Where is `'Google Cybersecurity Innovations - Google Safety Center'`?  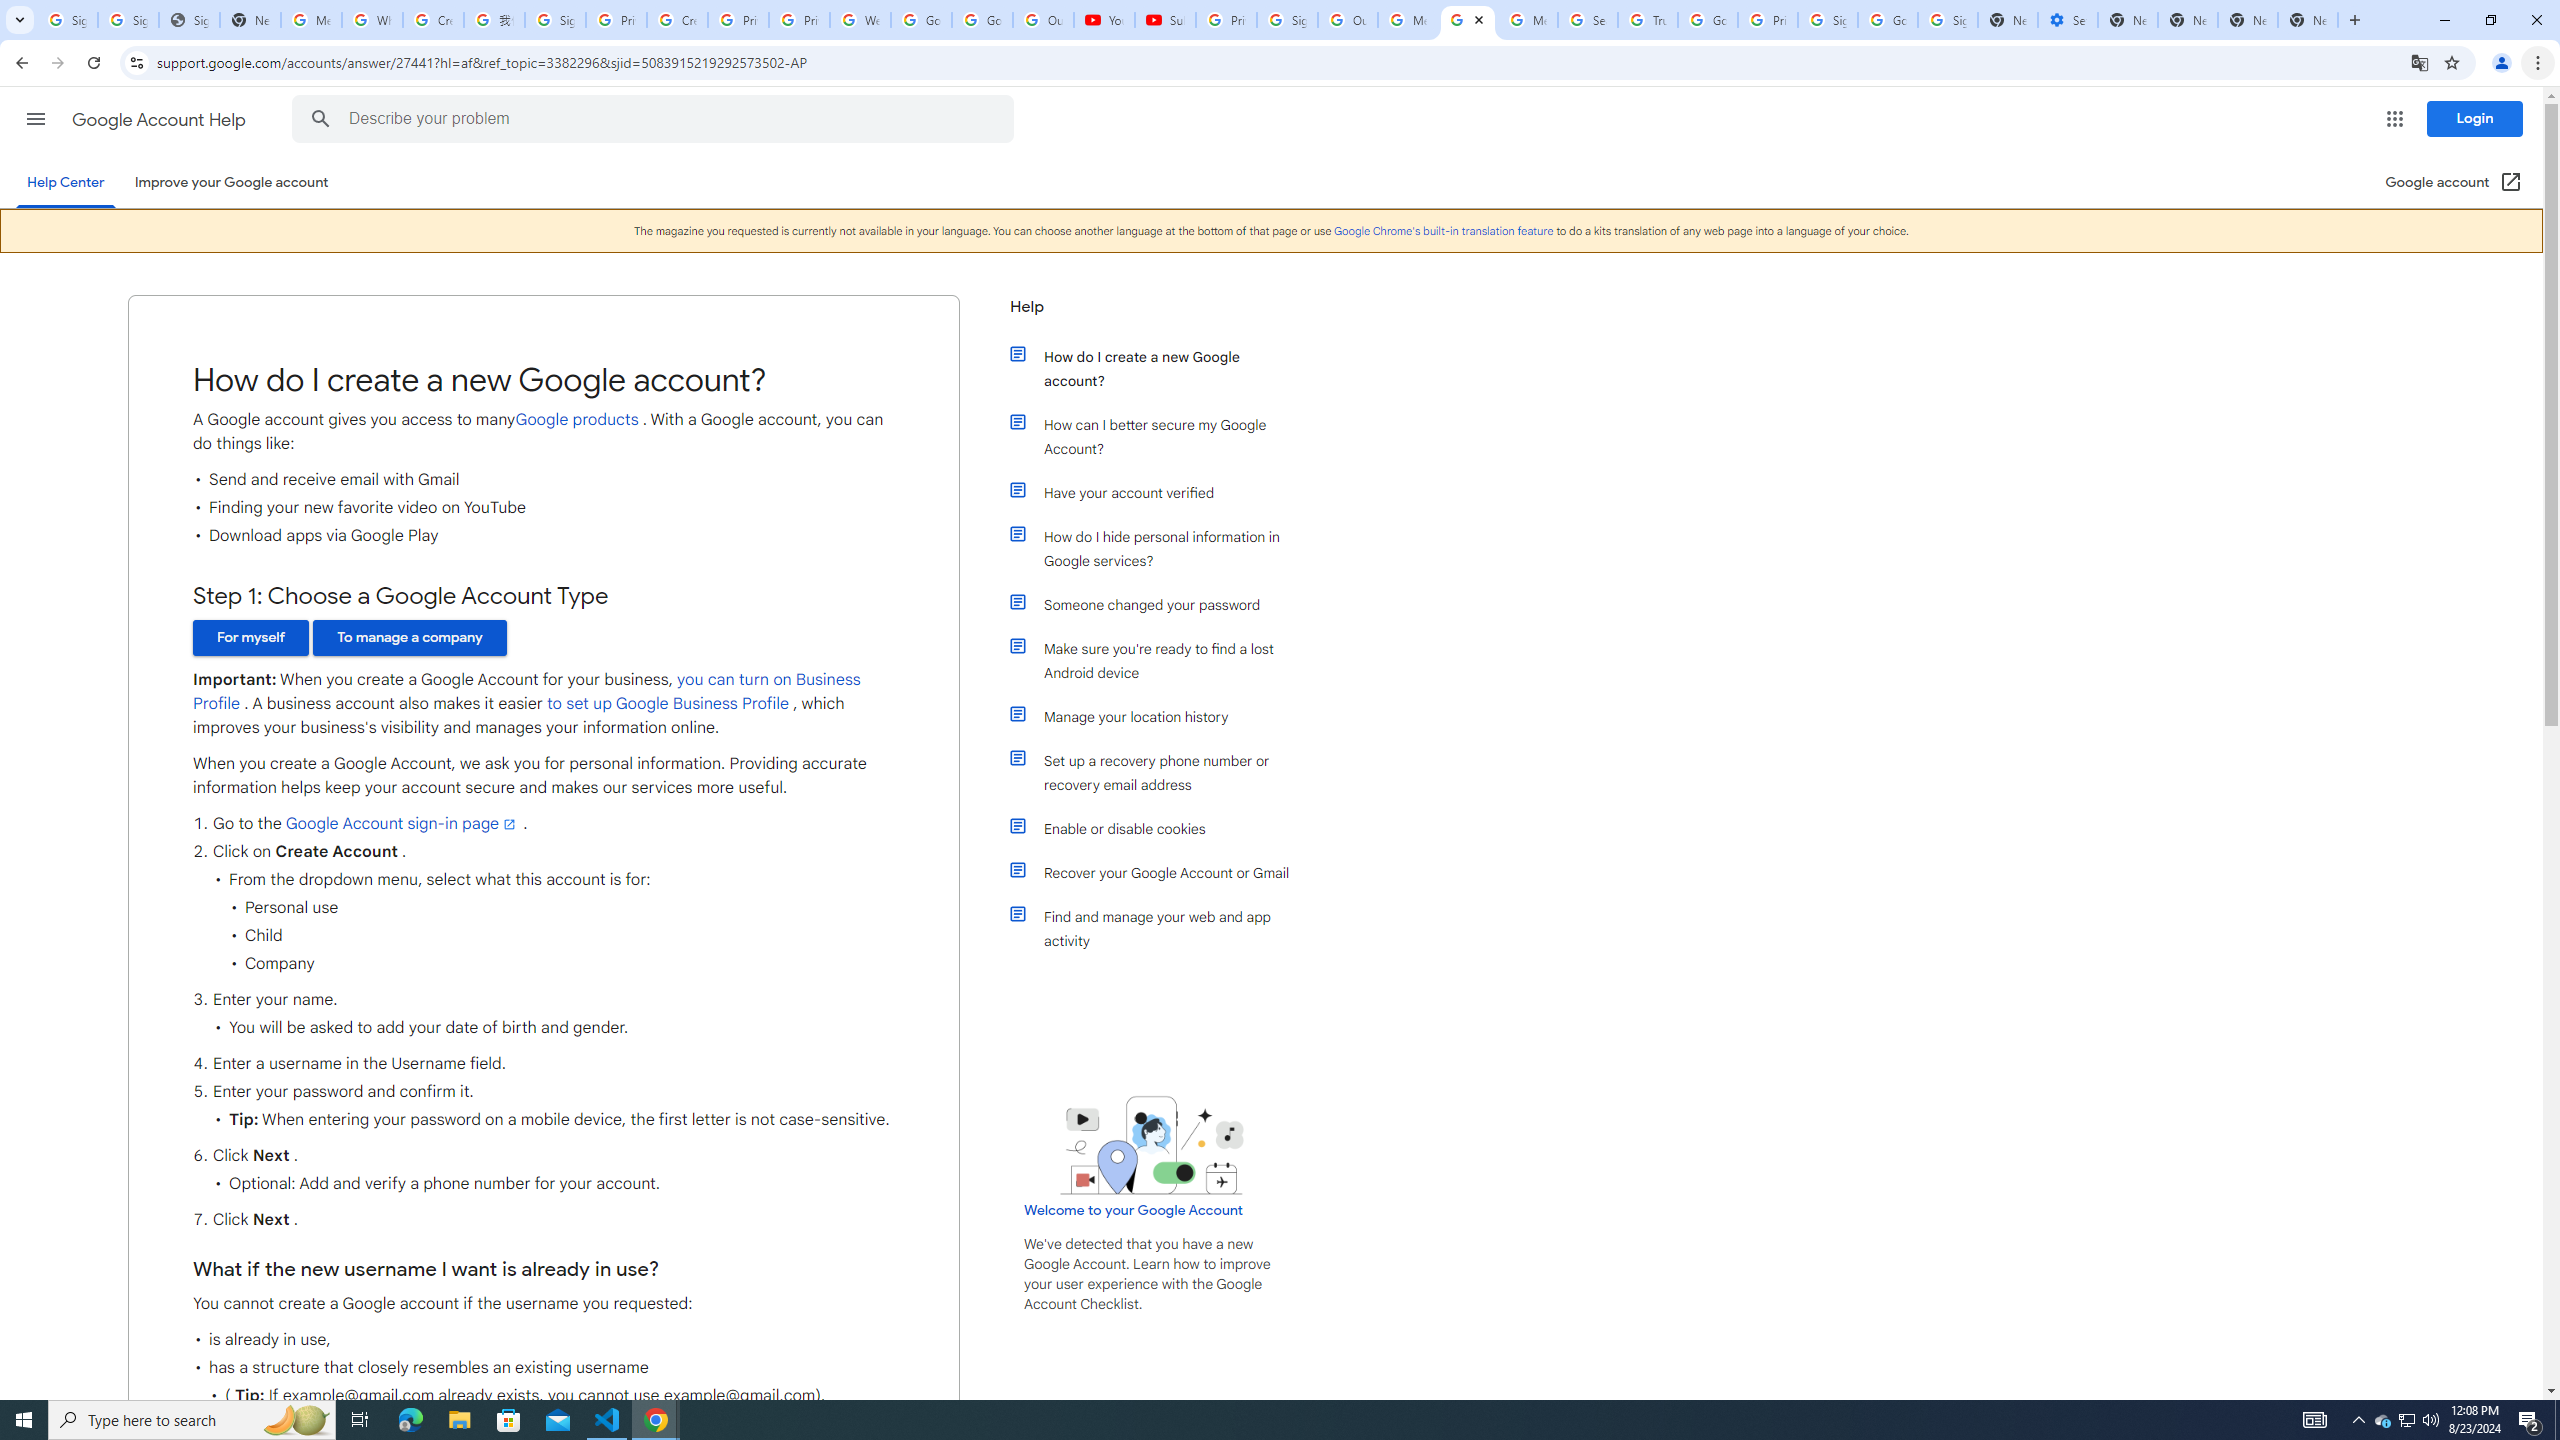 'Google Cybersecurity Innovations - Google Safety Center' is located at coordinates (1887, 19).